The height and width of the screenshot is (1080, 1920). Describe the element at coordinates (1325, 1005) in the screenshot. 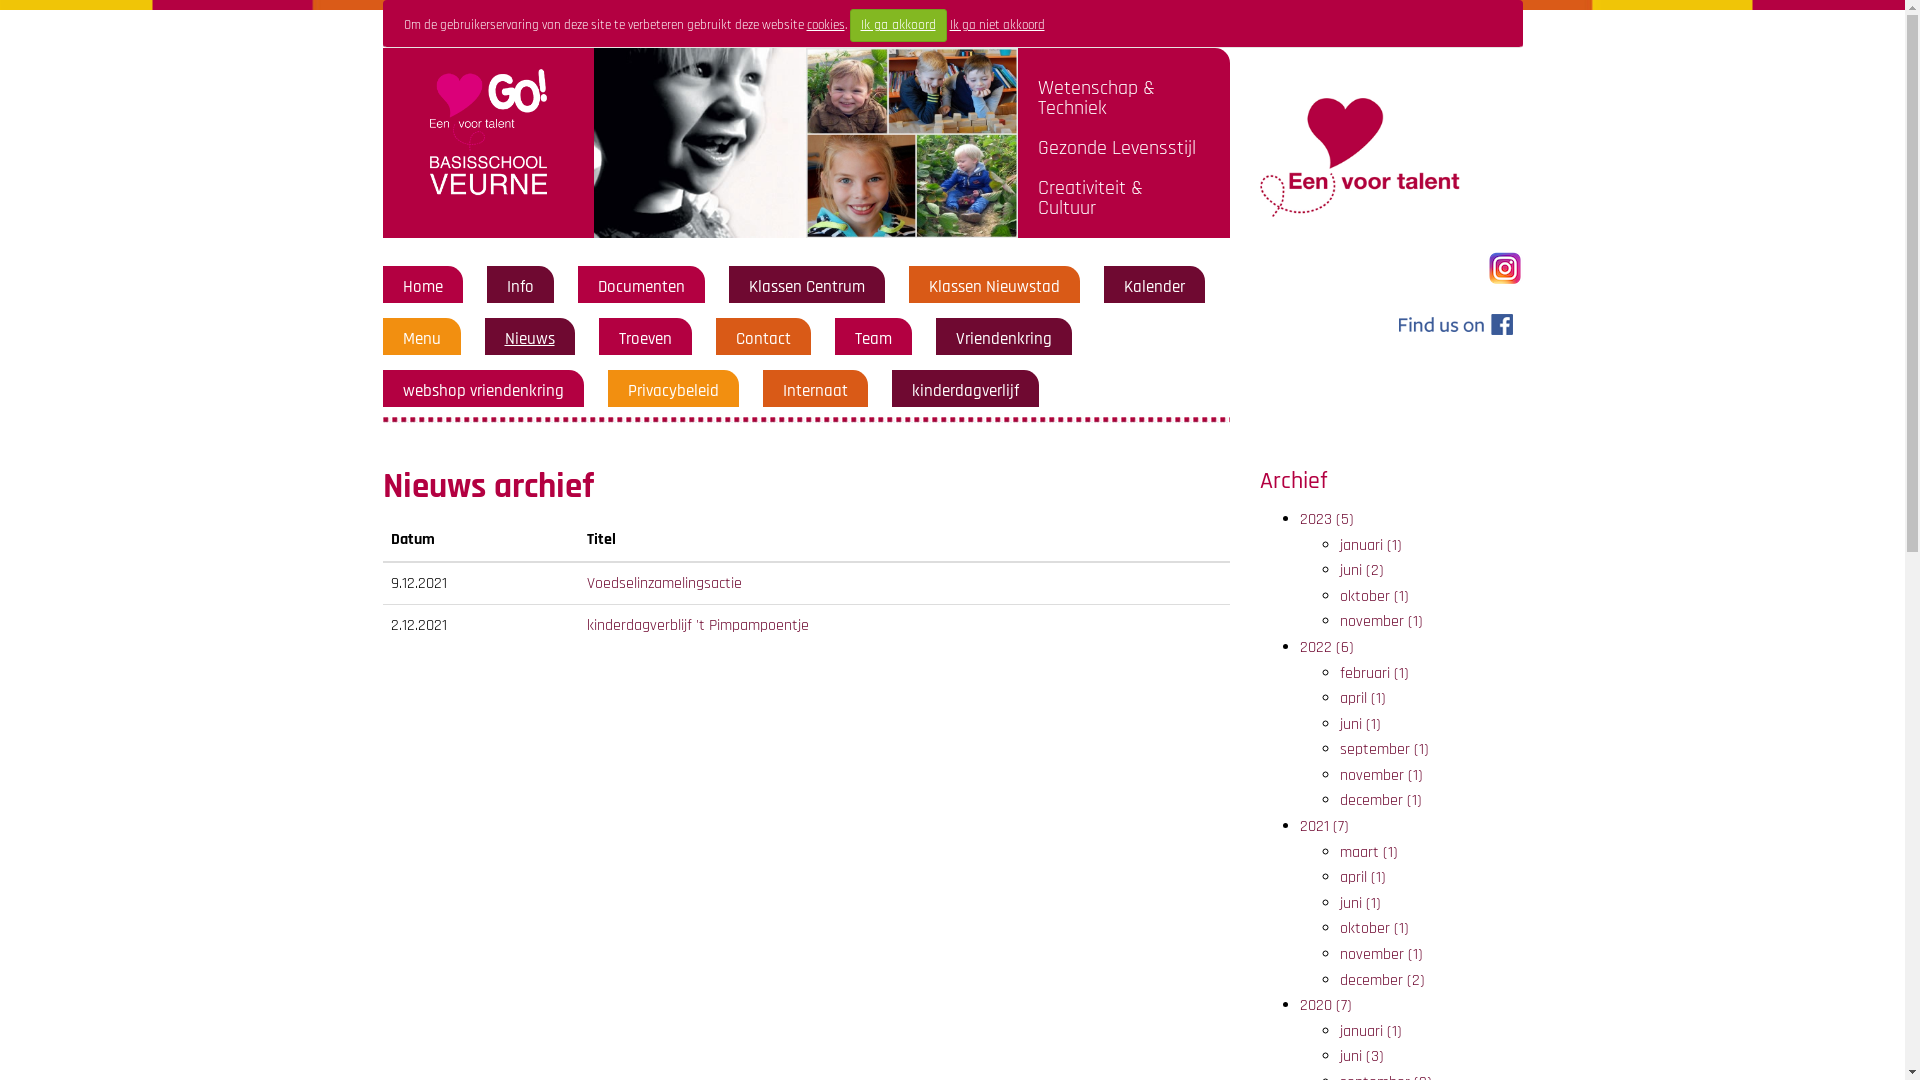

I see `'2020 (7)'` at that location.